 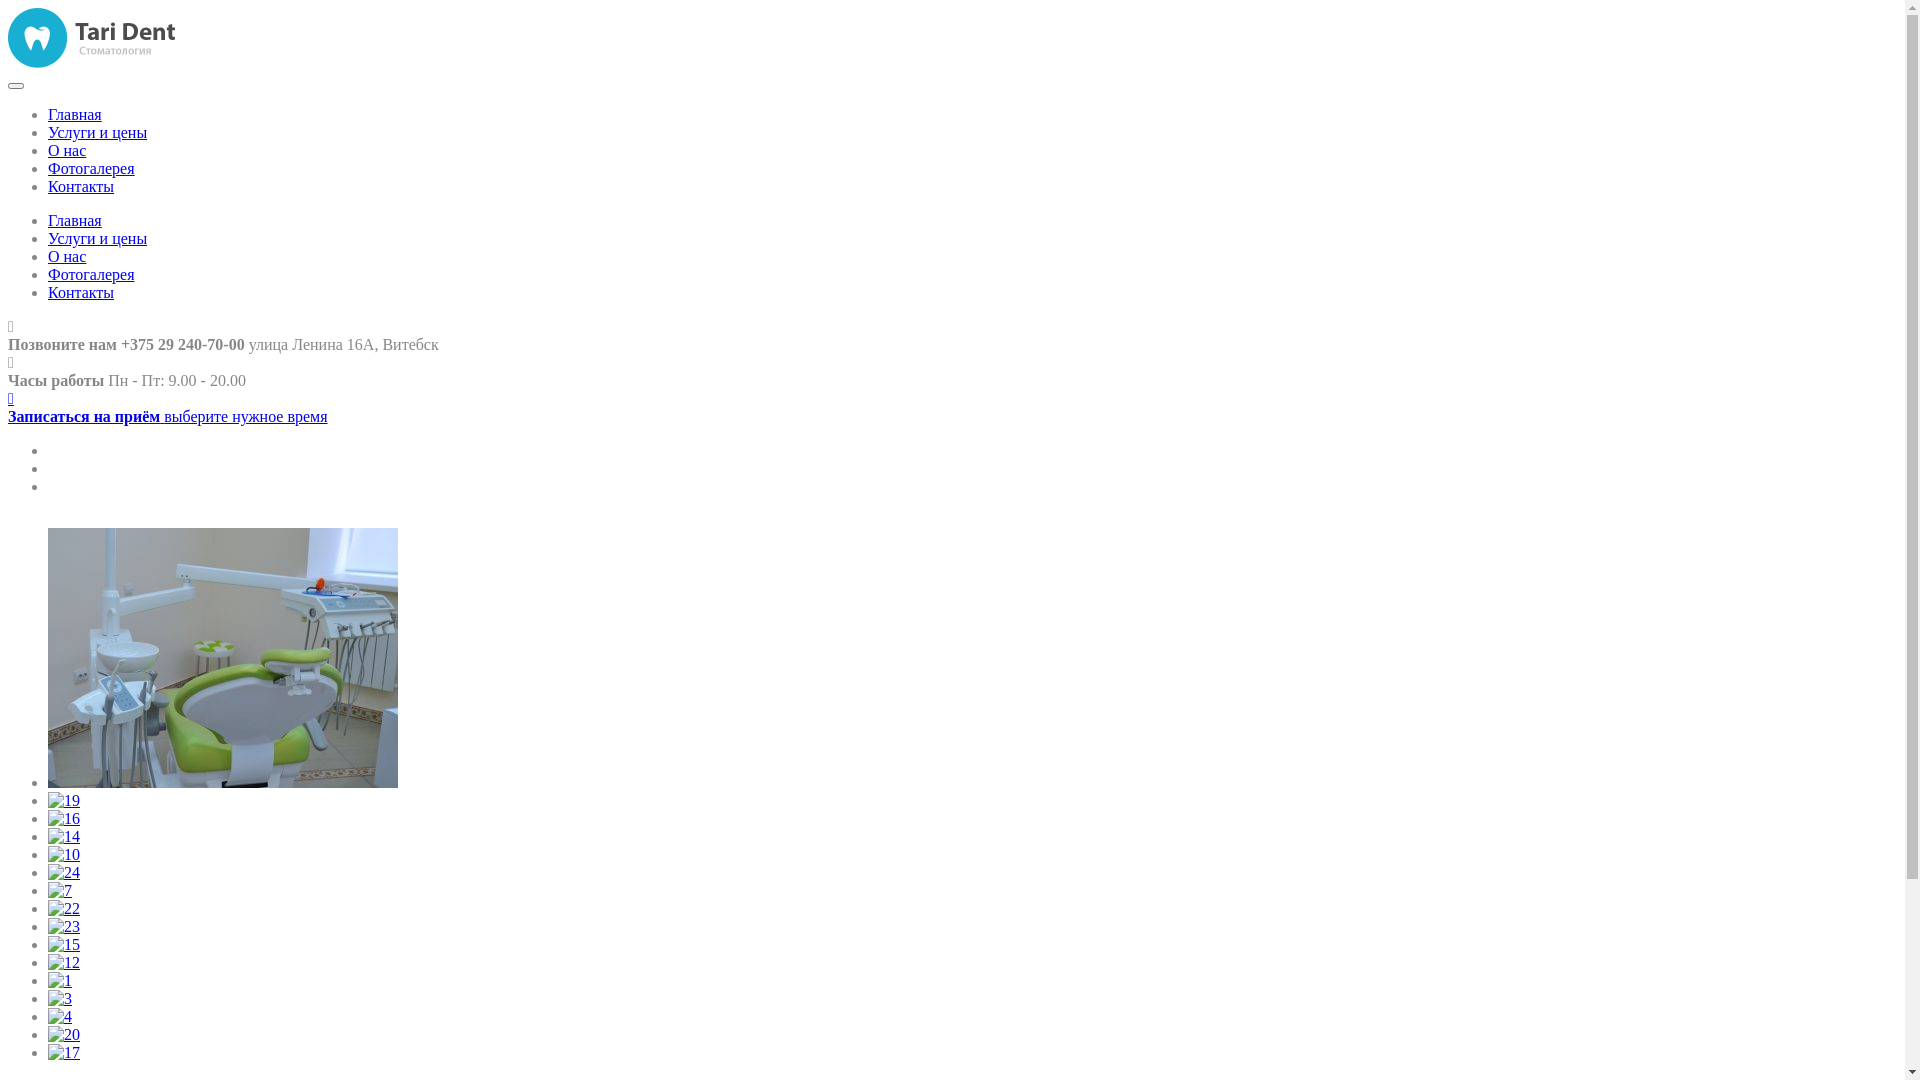 What do you see at coordinates (48, 1034) in the screenshot?
I see `'20'` at bounding box center [48, 1034].